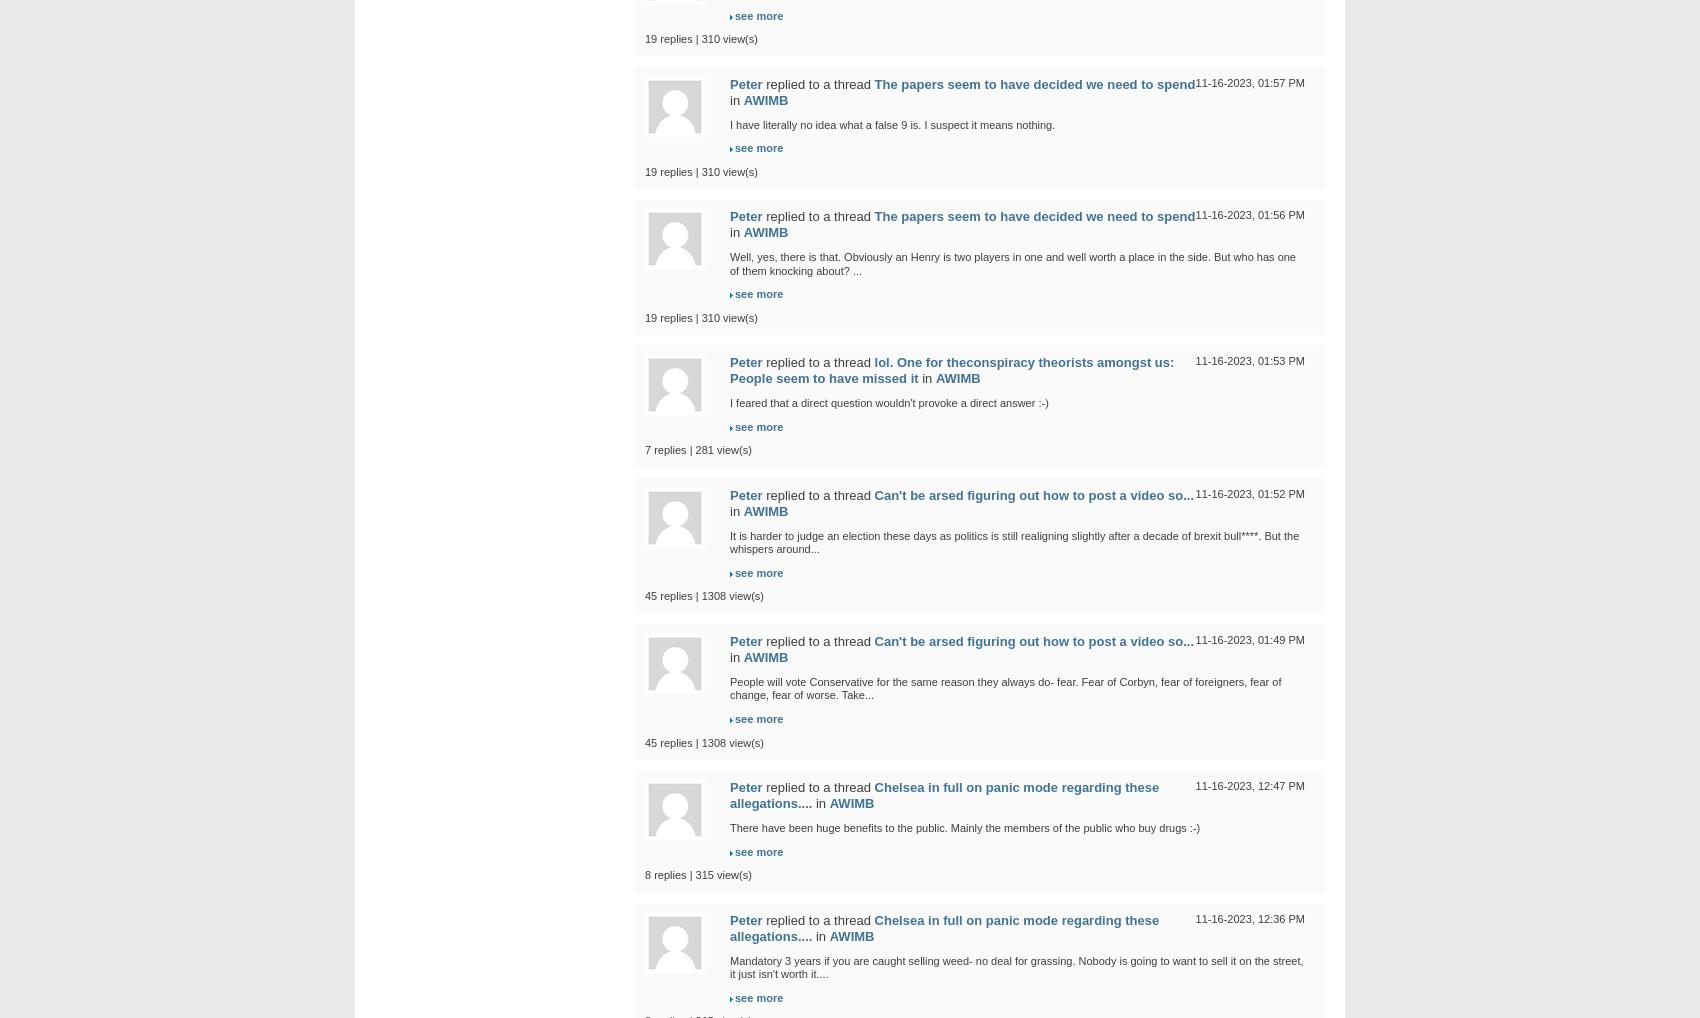  What do you see at coordinates (1280, 785) in the screenshot?
I see `'12:47 PM'` at bounding box center [1280, 785].